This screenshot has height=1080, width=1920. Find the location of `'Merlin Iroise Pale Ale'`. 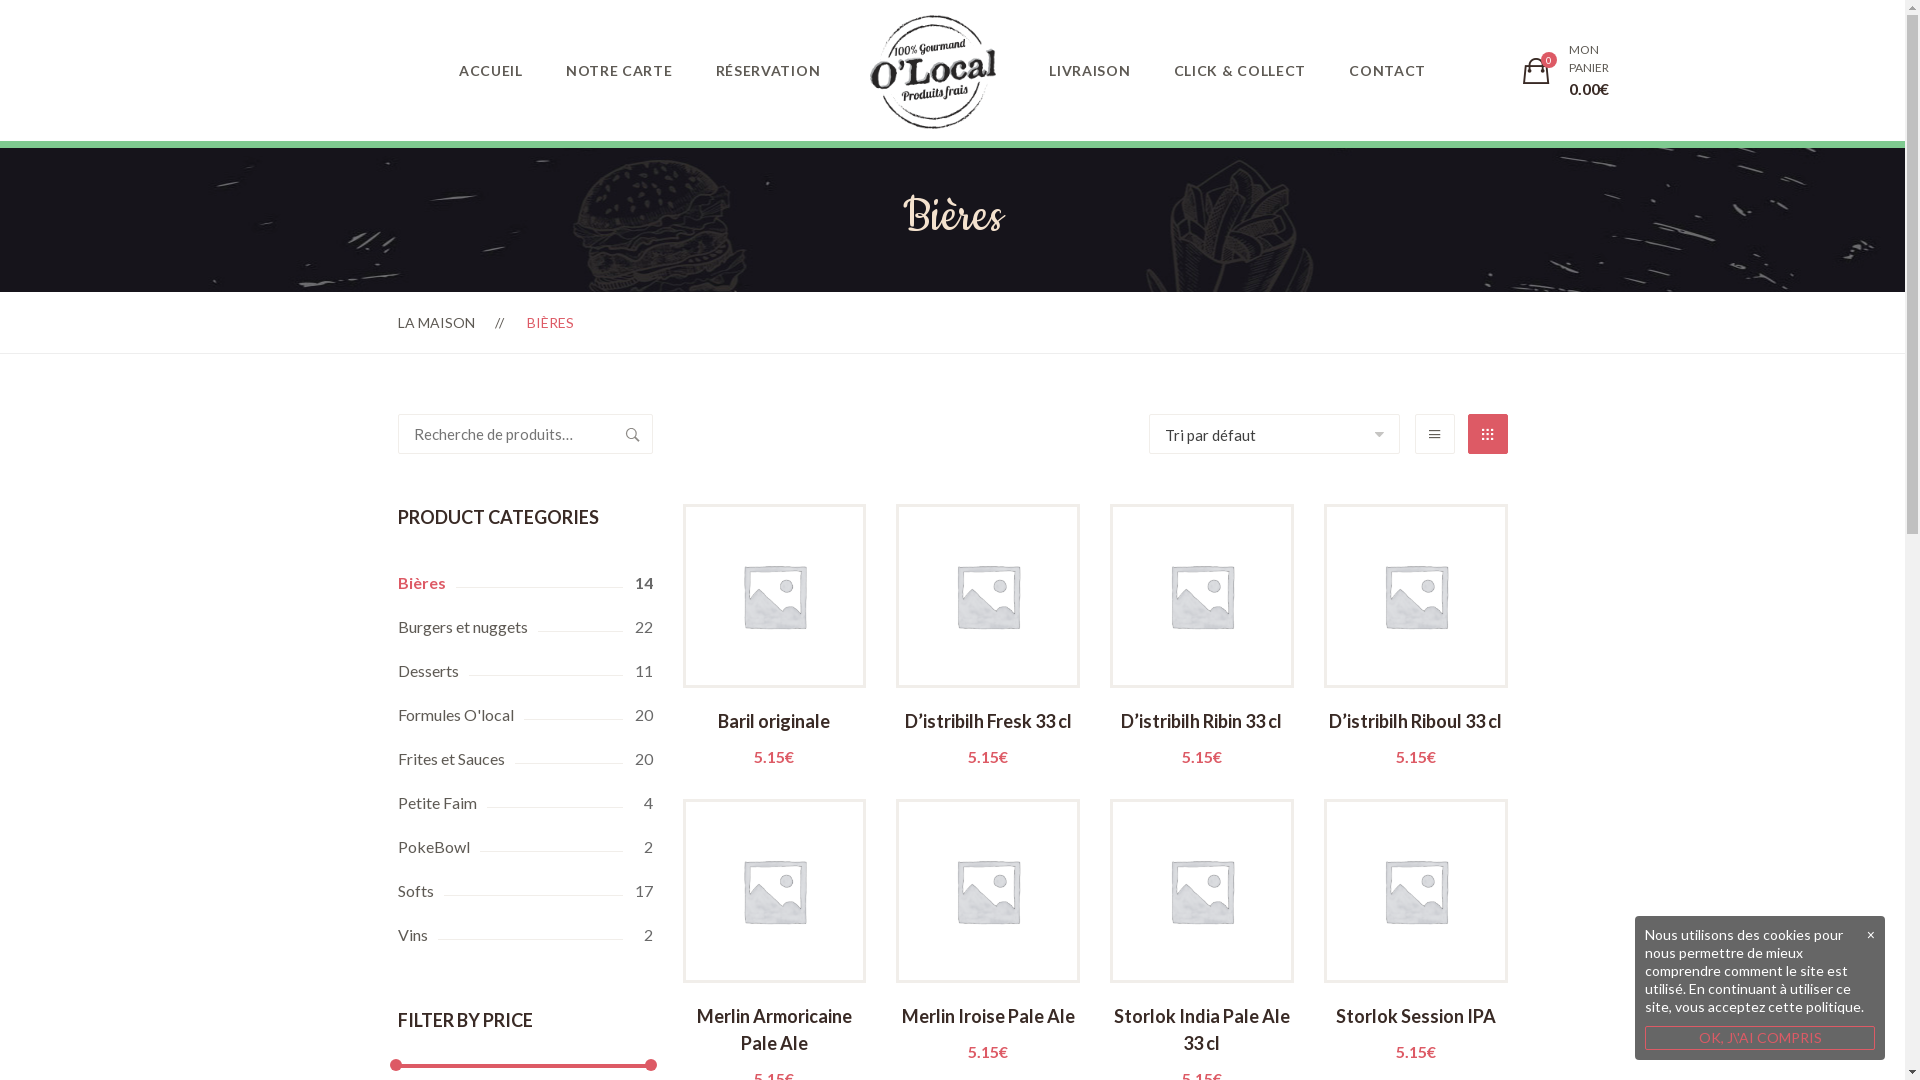

'Merlin Iroise Pale Ale' is located at coordinates (988, 1030).